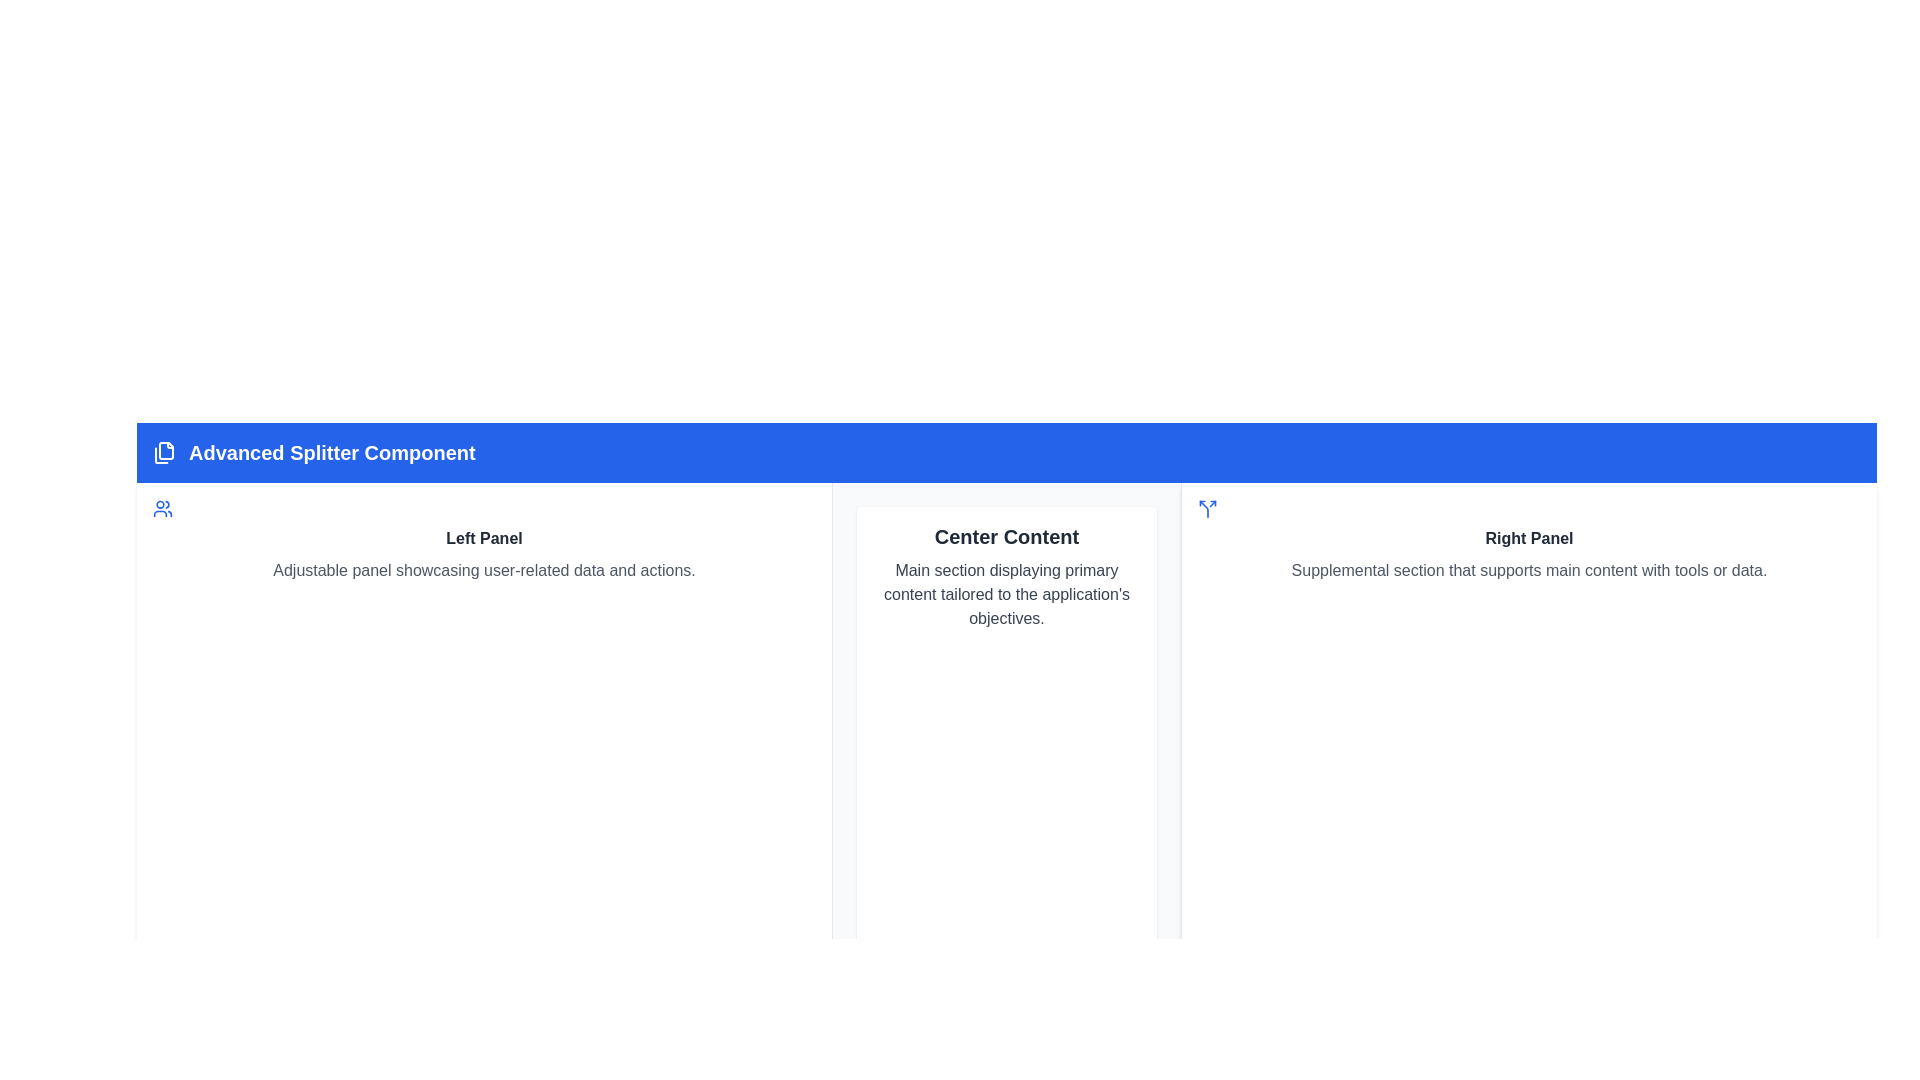 This screenshot has width=1920, height=1080. Describe the element at coordinates (1007, 593) in the screenshot. I see `the Static Text element that provides a descriptive explanation for the main section of the application, which is located directly below the 'Center Content' text` at that location.